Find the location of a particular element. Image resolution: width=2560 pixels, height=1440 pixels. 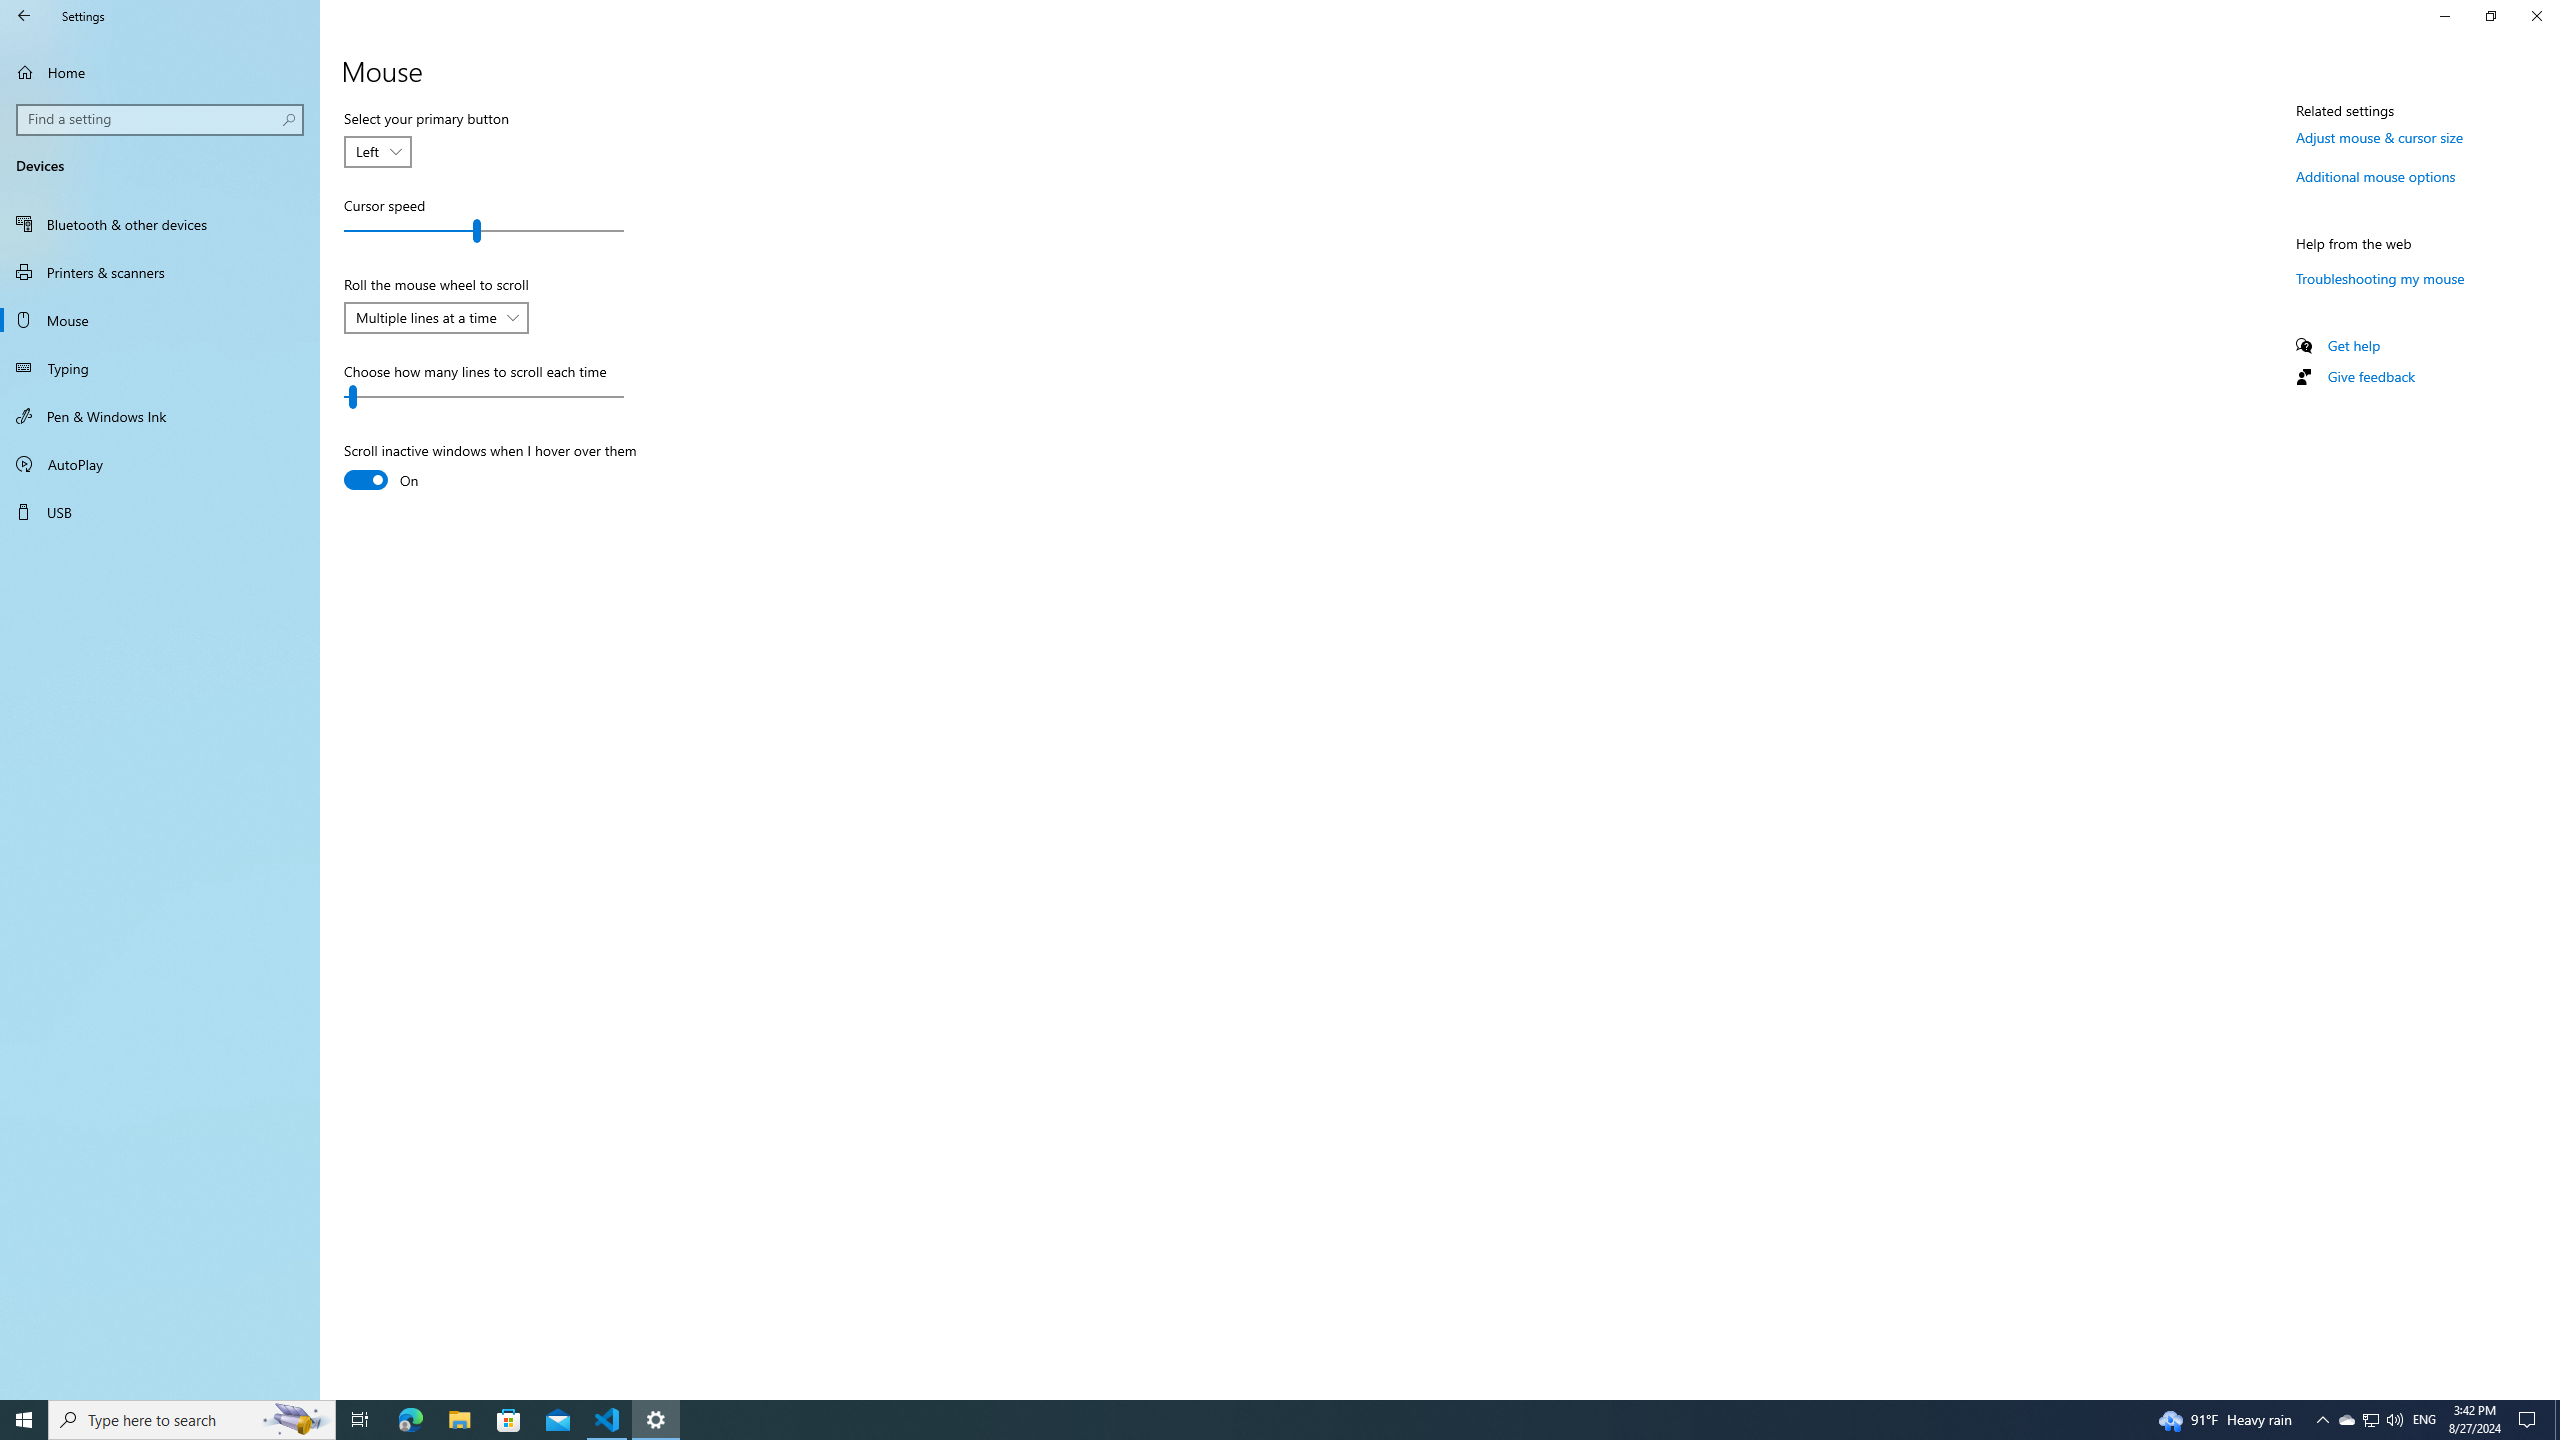

'Choose how many lines to scroll each time' is located at coordinates (482, 397).